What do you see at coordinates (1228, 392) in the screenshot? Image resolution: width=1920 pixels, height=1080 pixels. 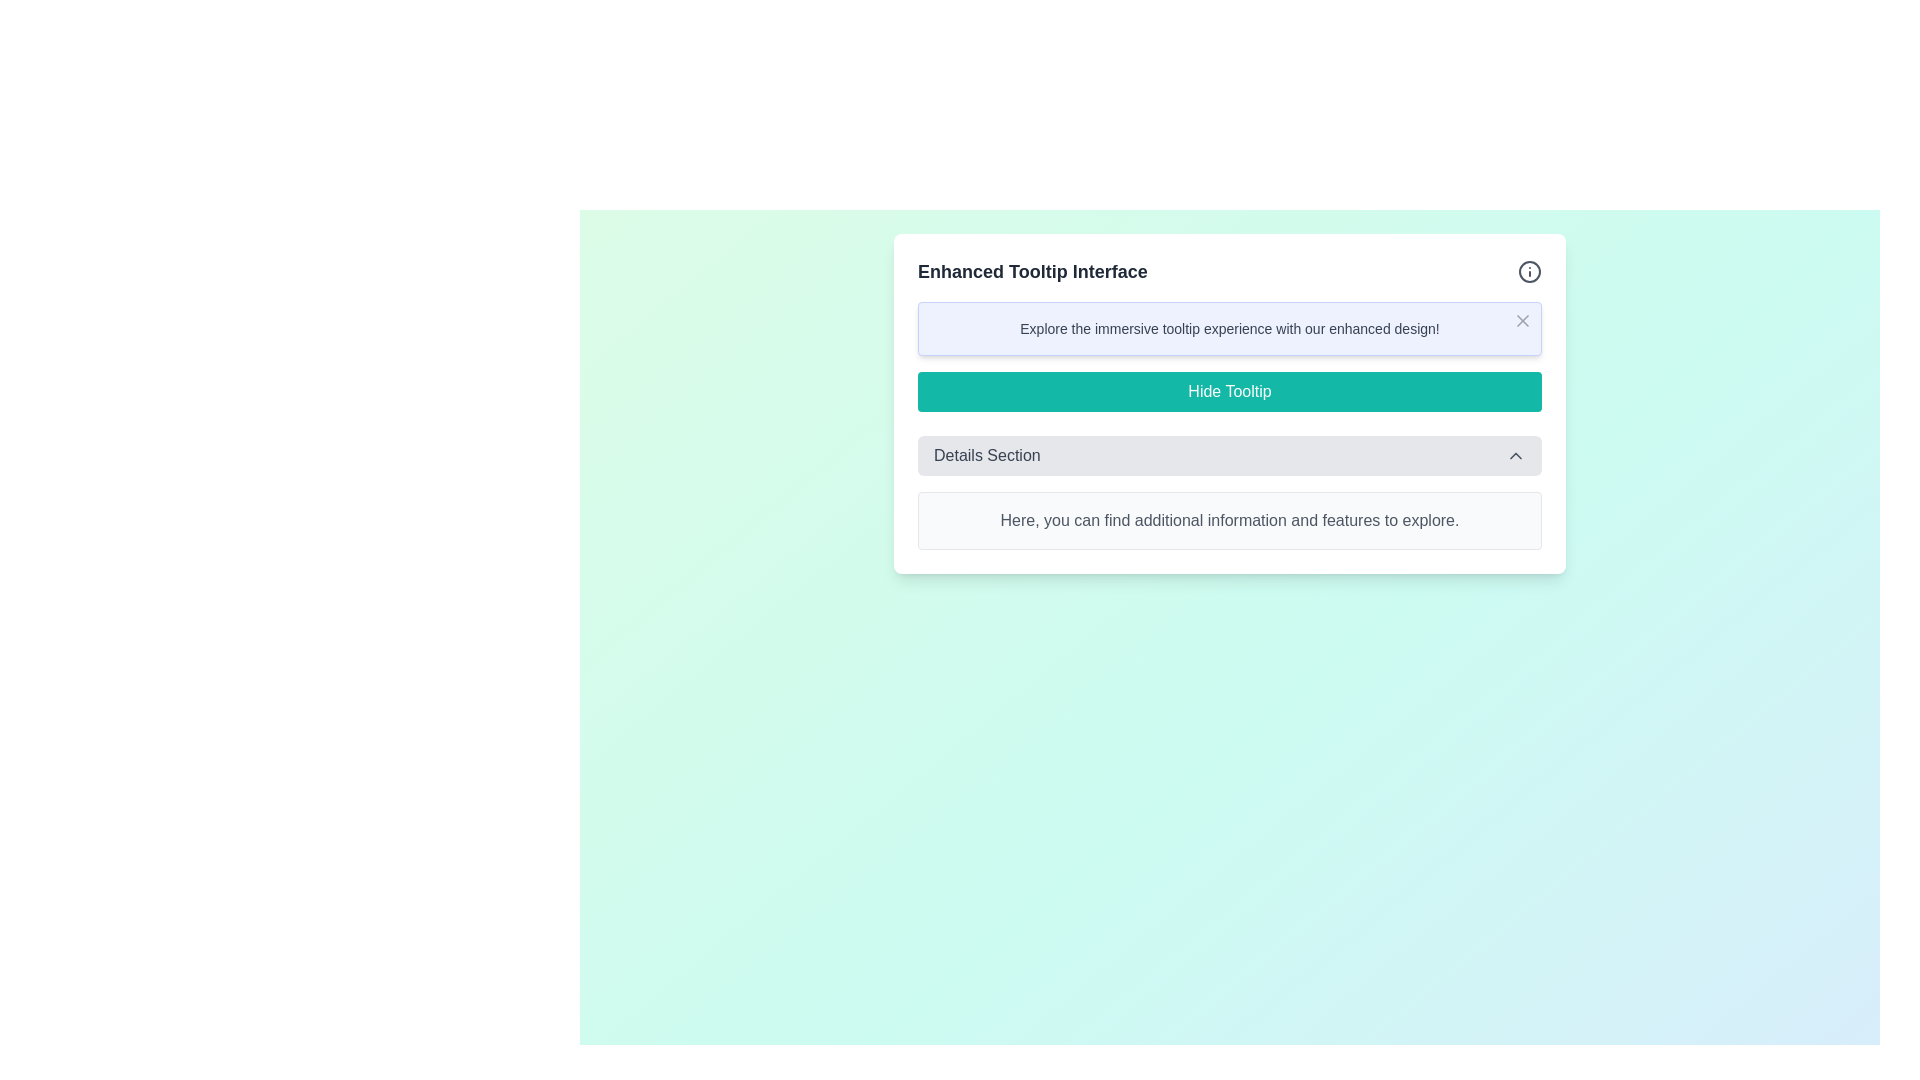 I see `the button that toggles the visibility of a tooltip, which is positioned below a description box and above an expandable details section` at bounding box center [1228, 392].